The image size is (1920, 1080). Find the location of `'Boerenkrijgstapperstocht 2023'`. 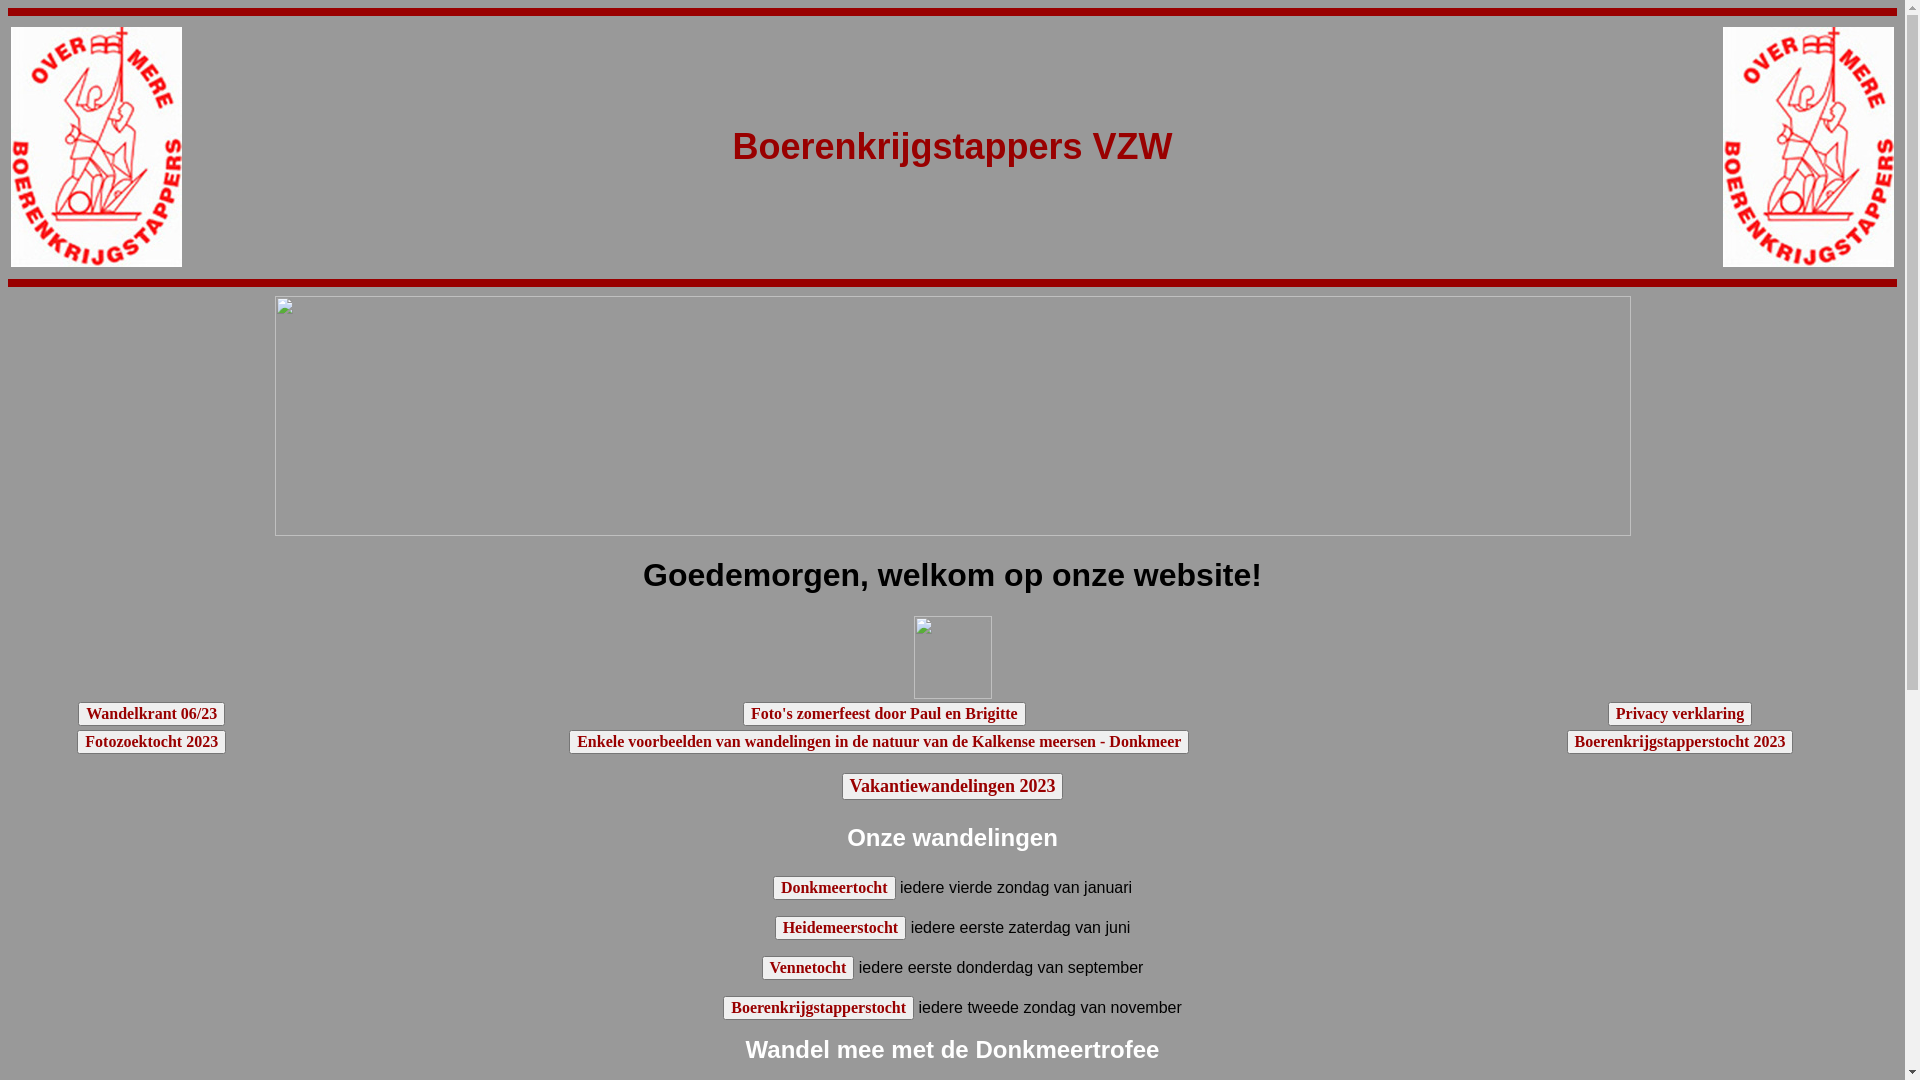

'Boerenkrijgstapperstocht 2023' is located at coordinates (1680, 741).